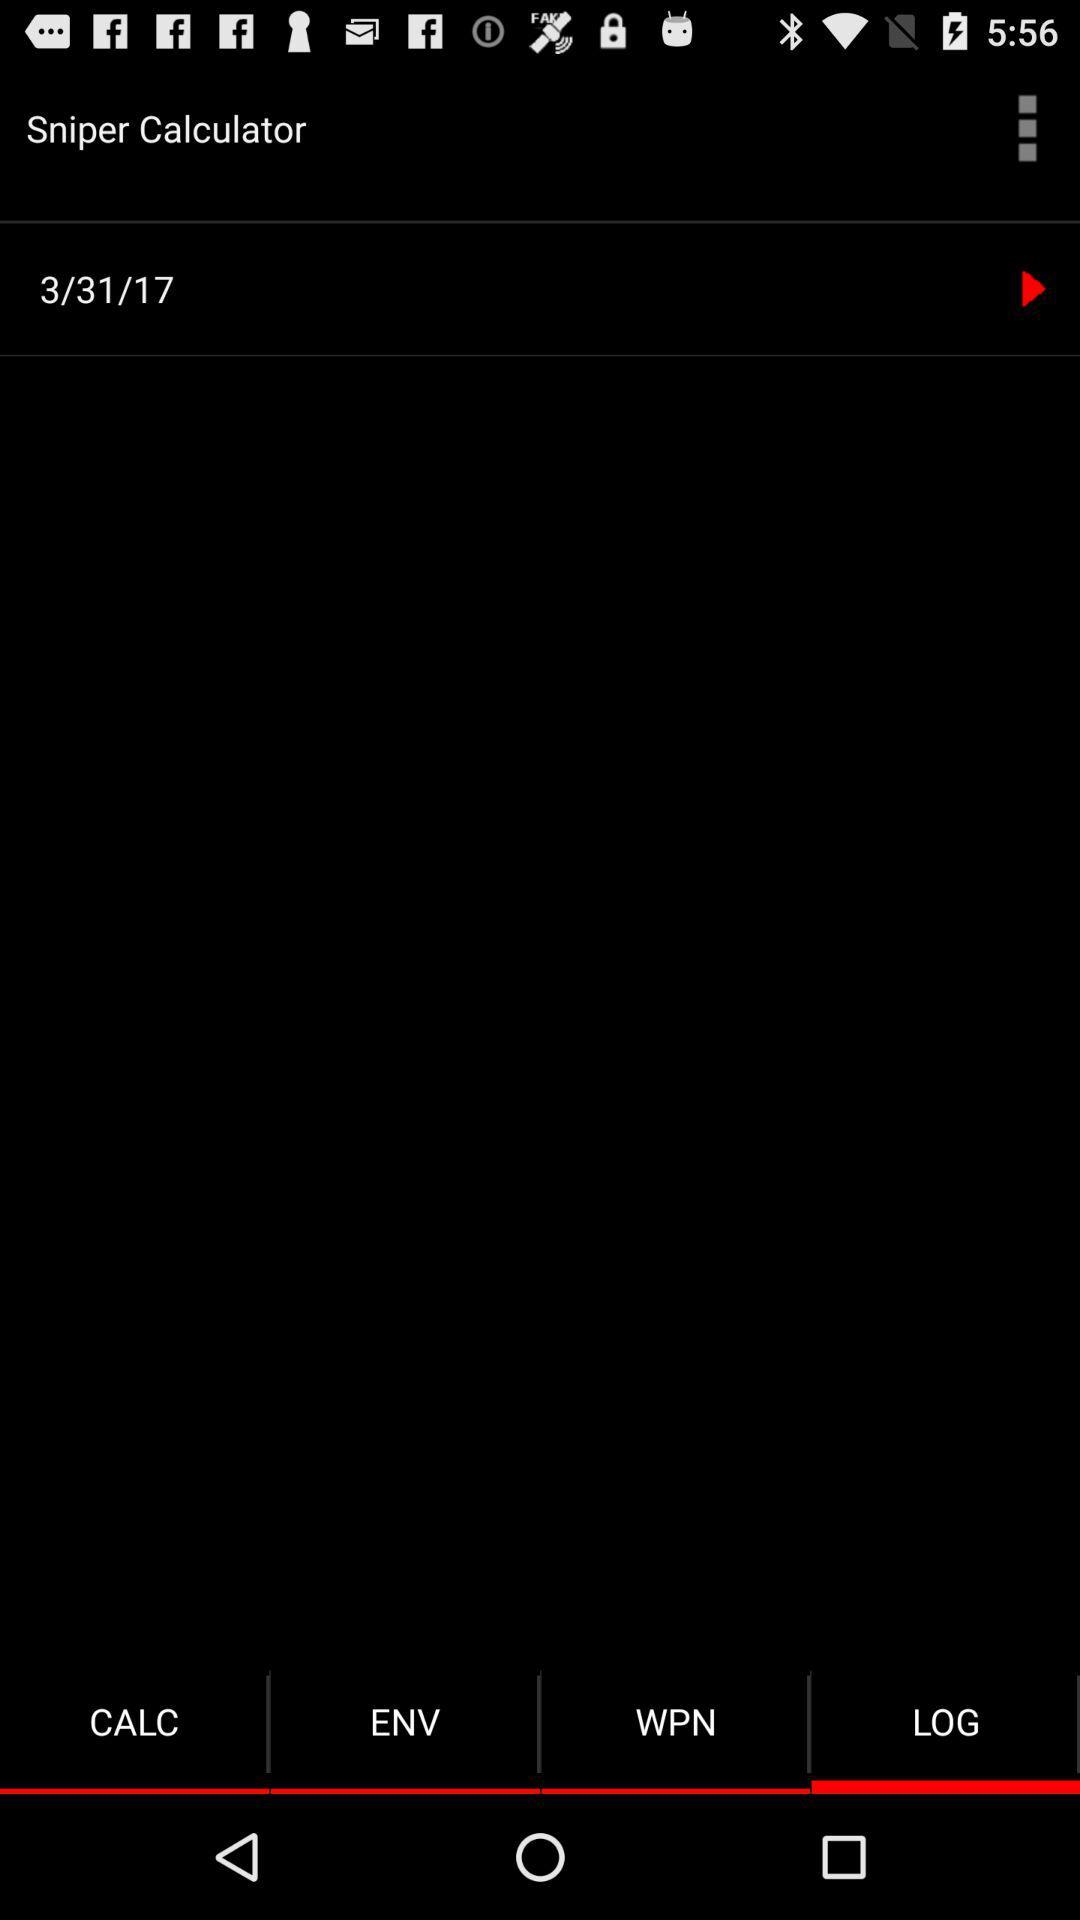  Describe the element at coordinates (540, 221) in the screenshot. I see `the item below sniper calculator` at that location.